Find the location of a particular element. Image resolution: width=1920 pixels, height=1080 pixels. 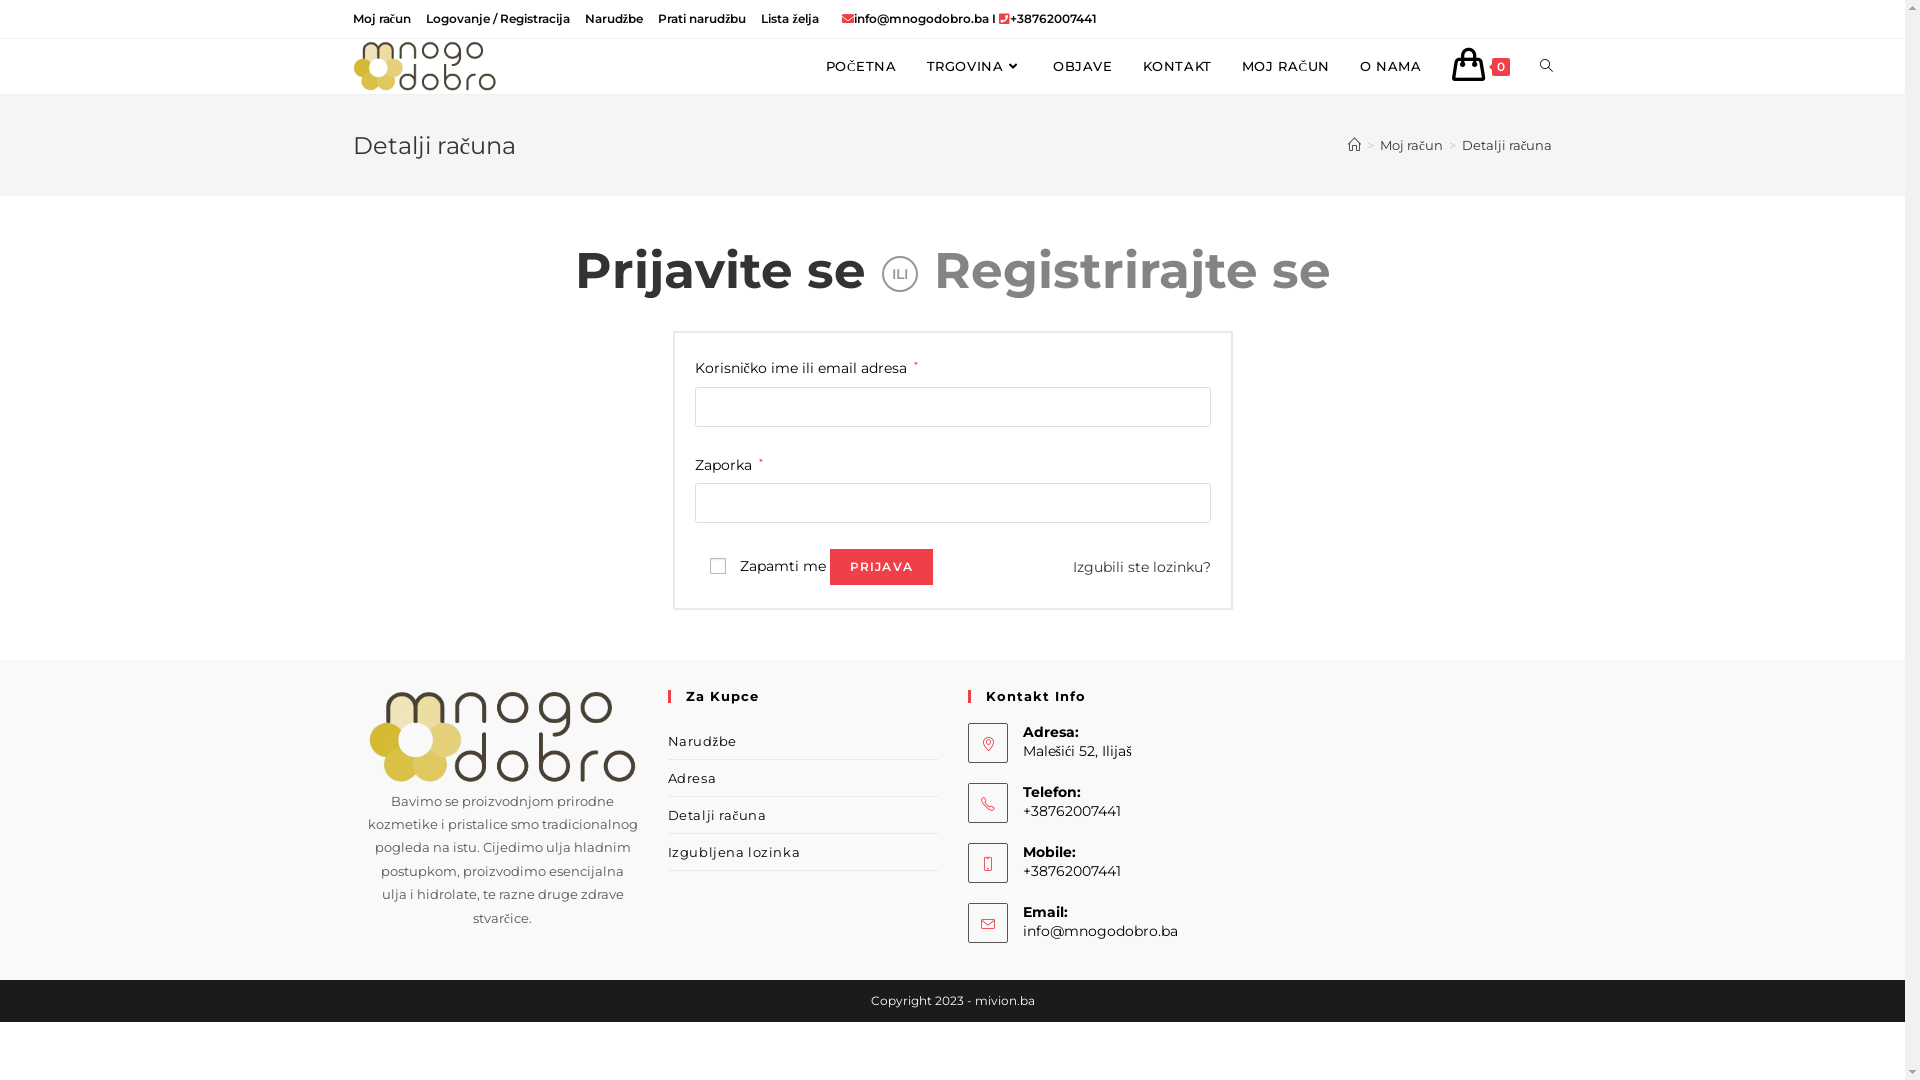

'+38762007441' is located at coordinates (1052, 18).